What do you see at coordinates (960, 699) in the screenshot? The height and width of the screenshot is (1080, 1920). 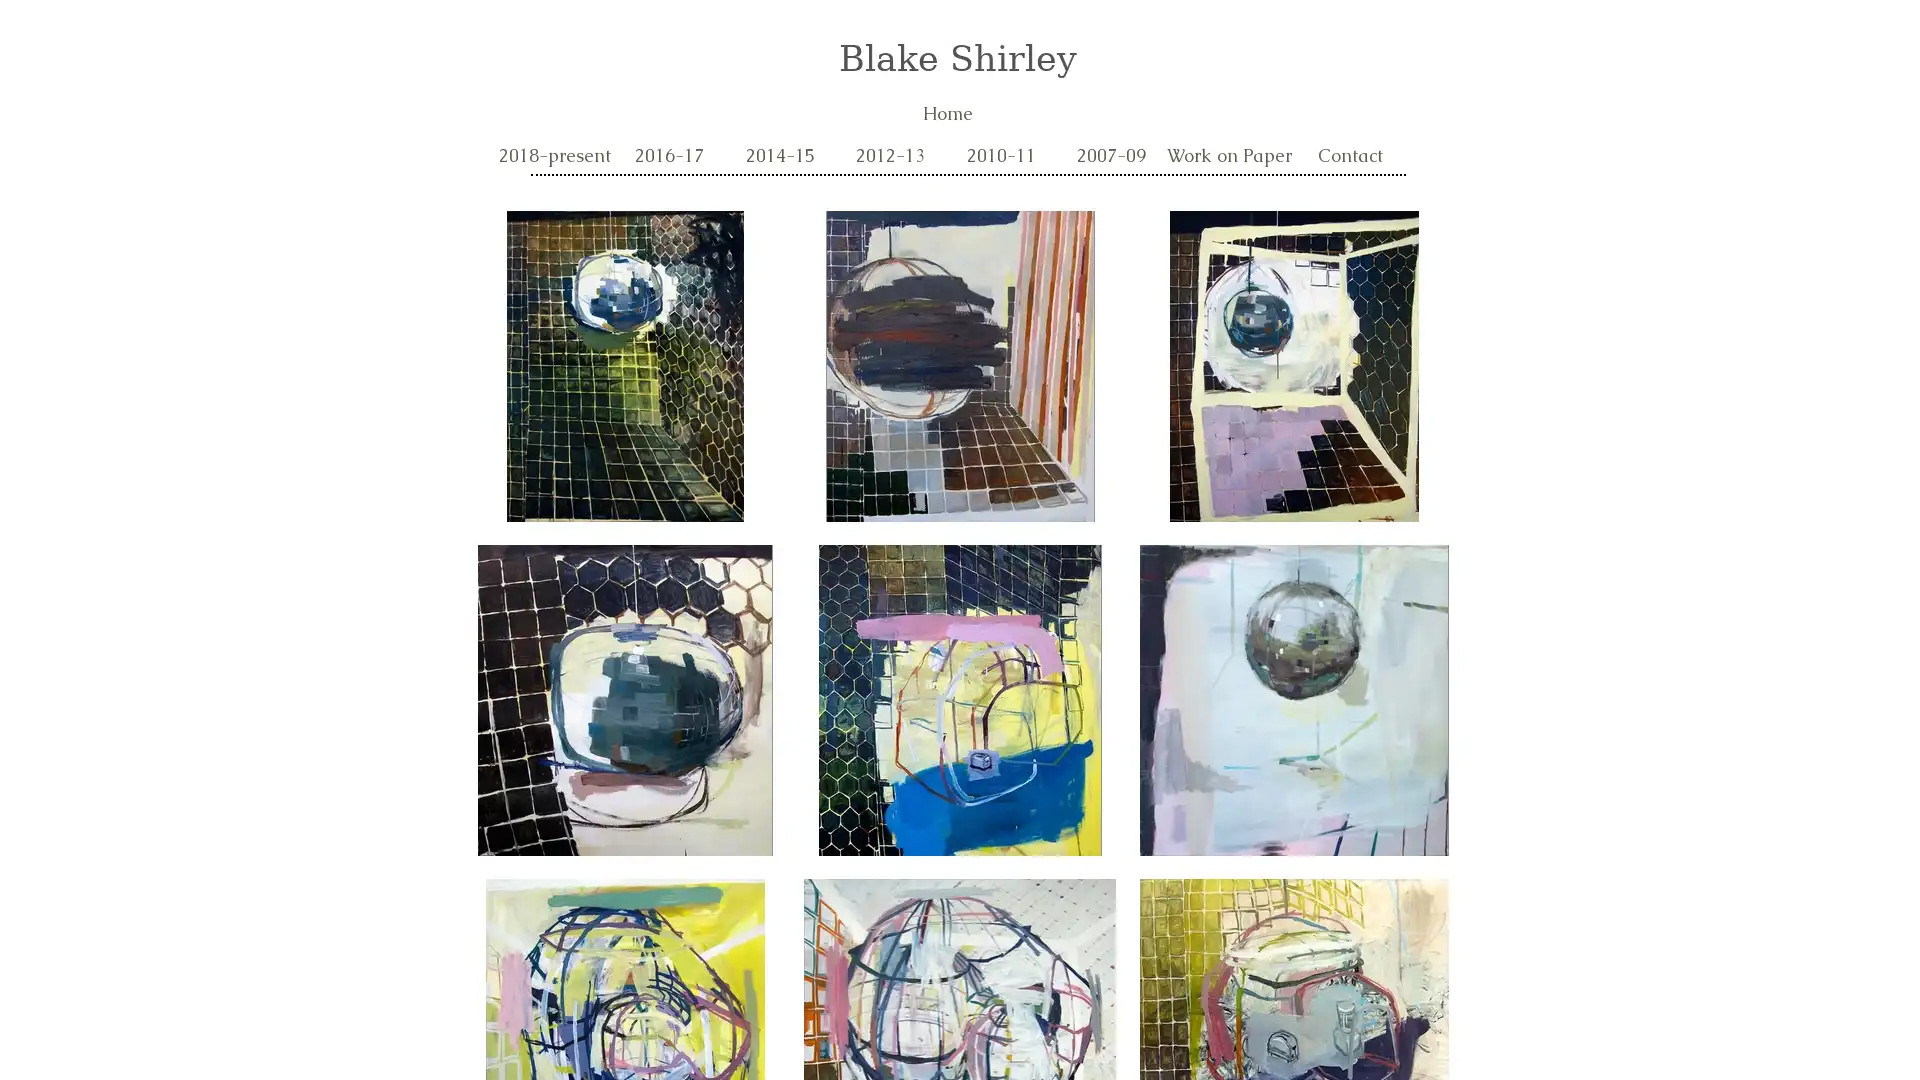 I see `5.jpg` at bounding box center [960, 699].